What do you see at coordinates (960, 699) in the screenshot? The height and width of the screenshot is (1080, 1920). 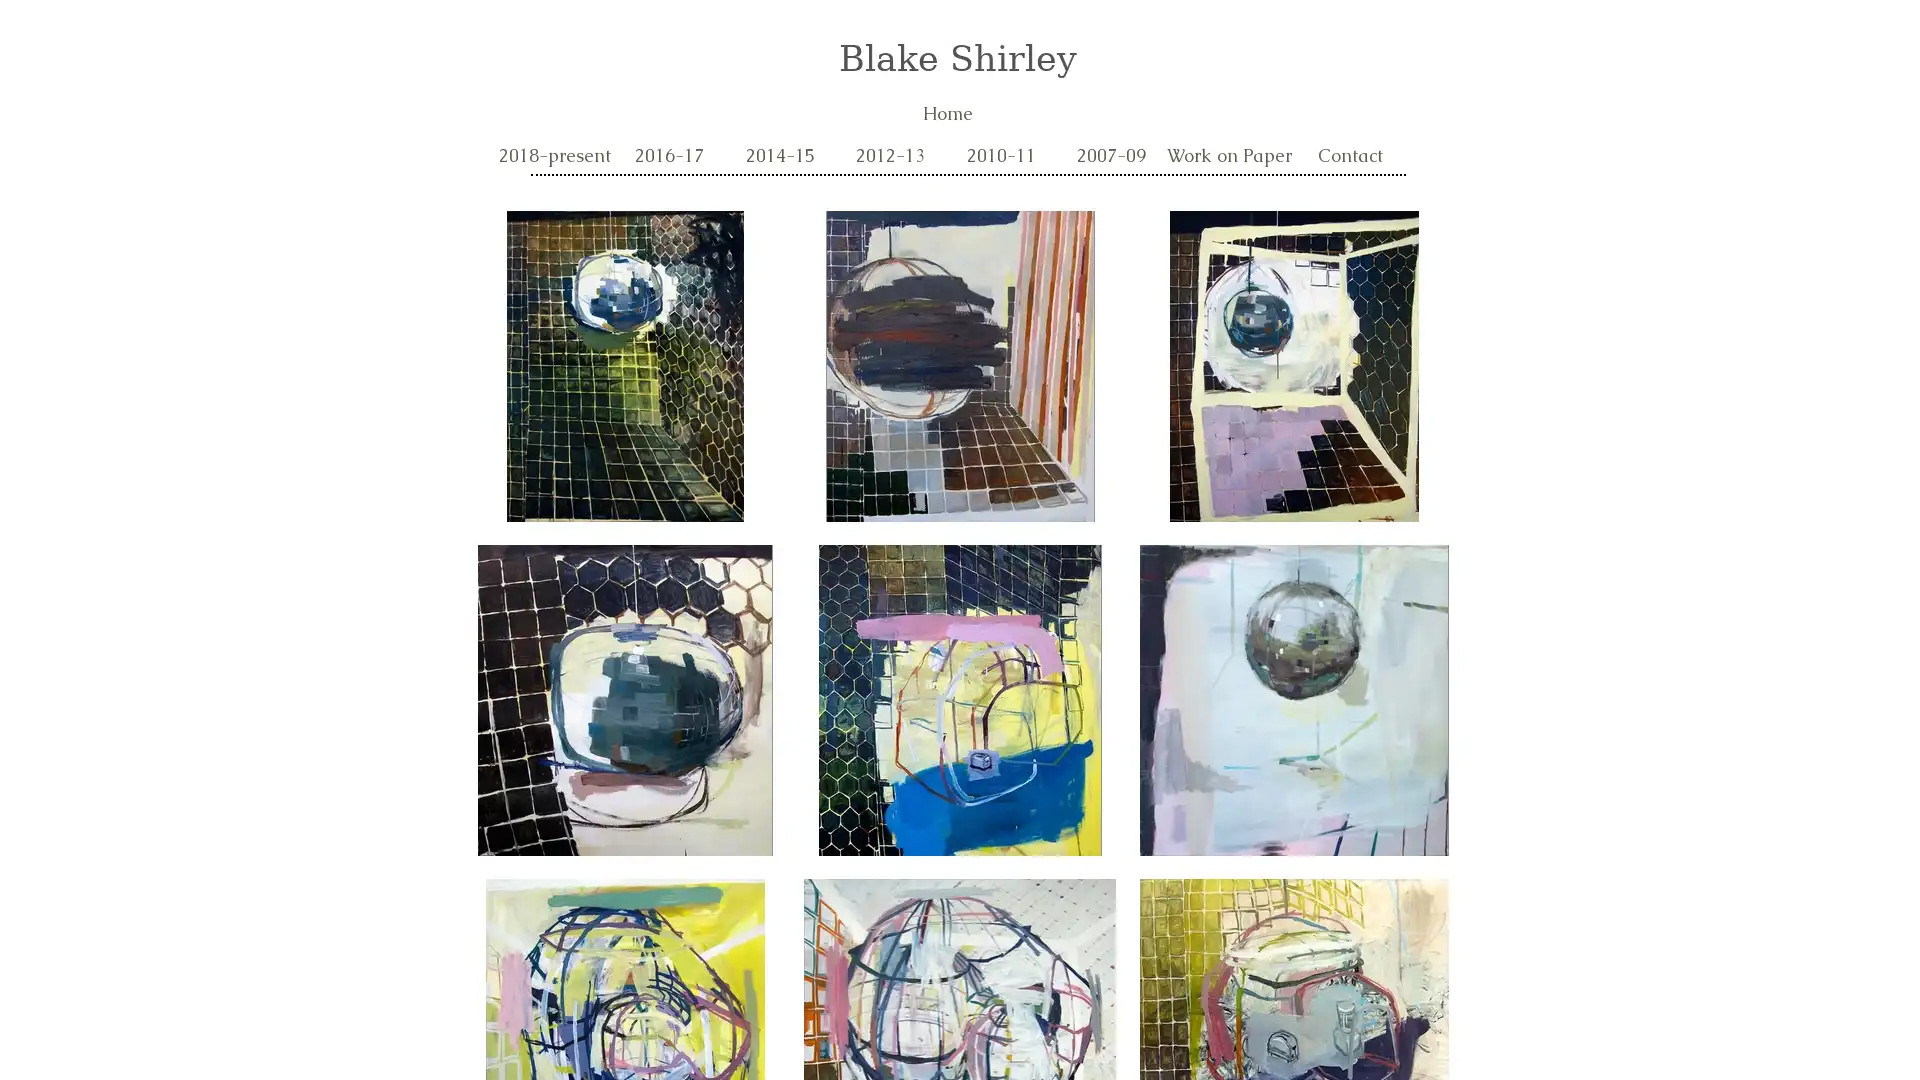 I see `5.jpg` at bounding box center [960, 699].